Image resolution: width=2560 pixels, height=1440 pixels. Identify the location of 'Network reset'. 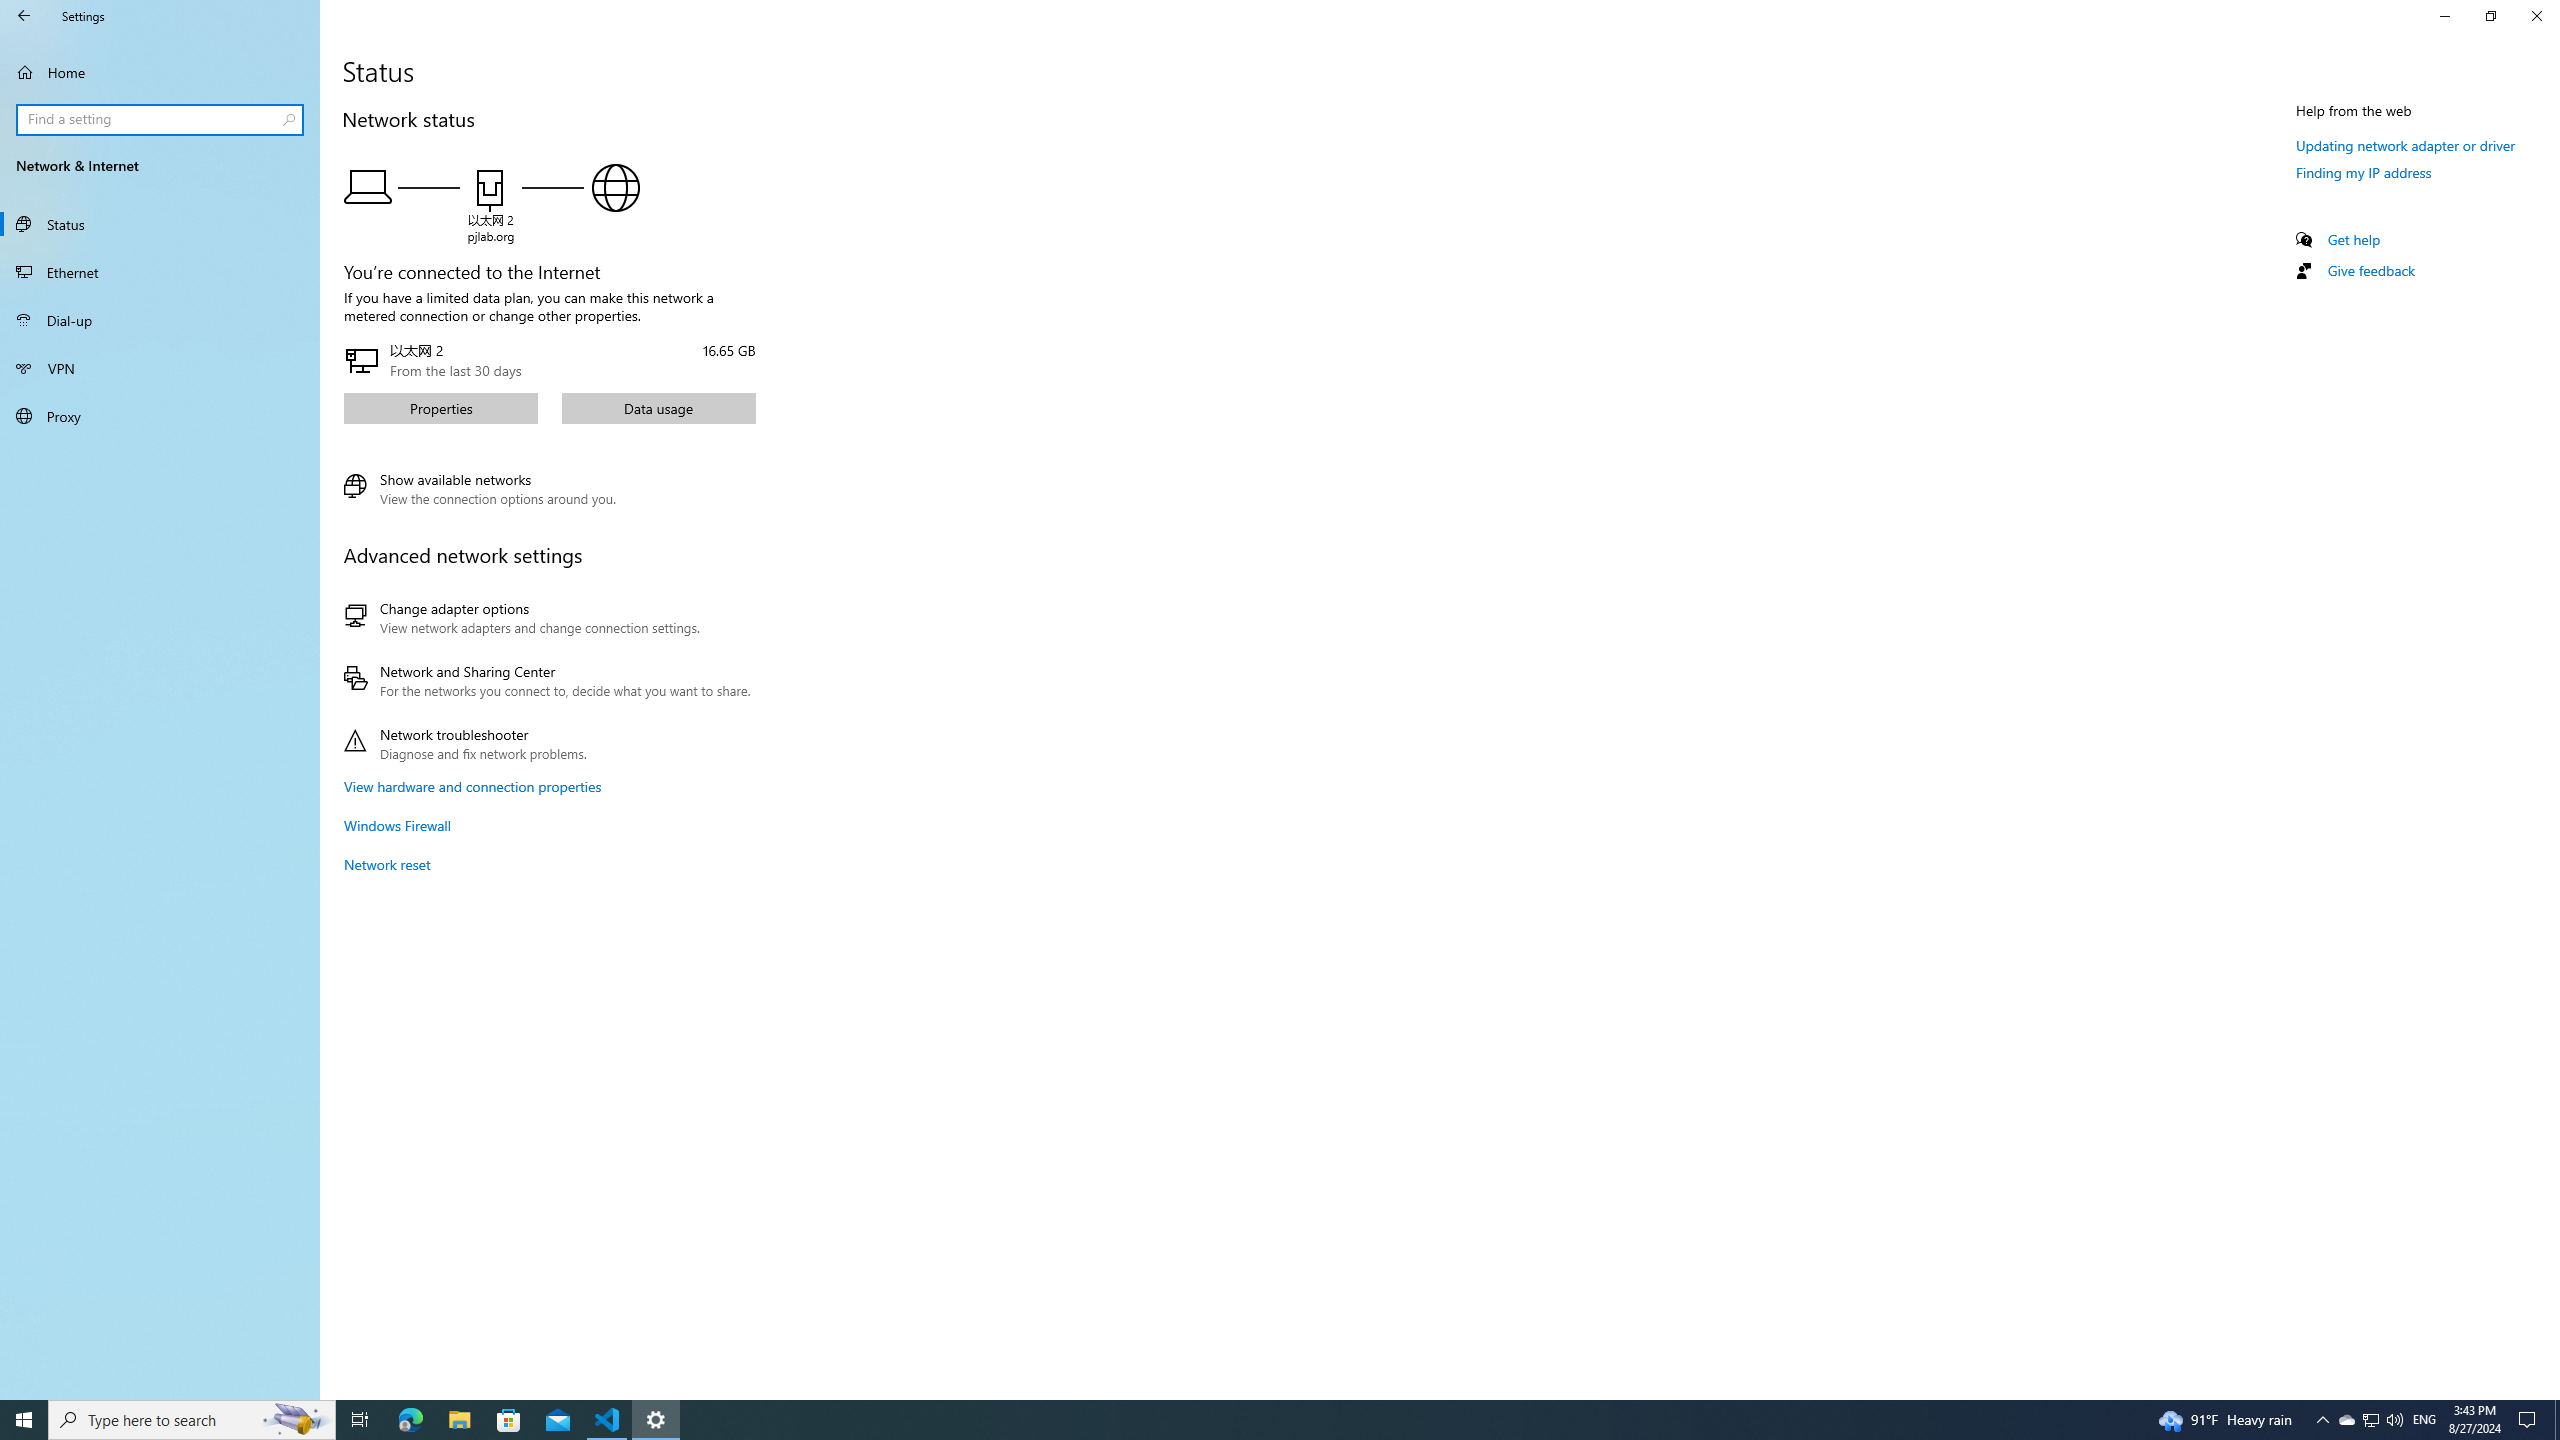
(386, 863).